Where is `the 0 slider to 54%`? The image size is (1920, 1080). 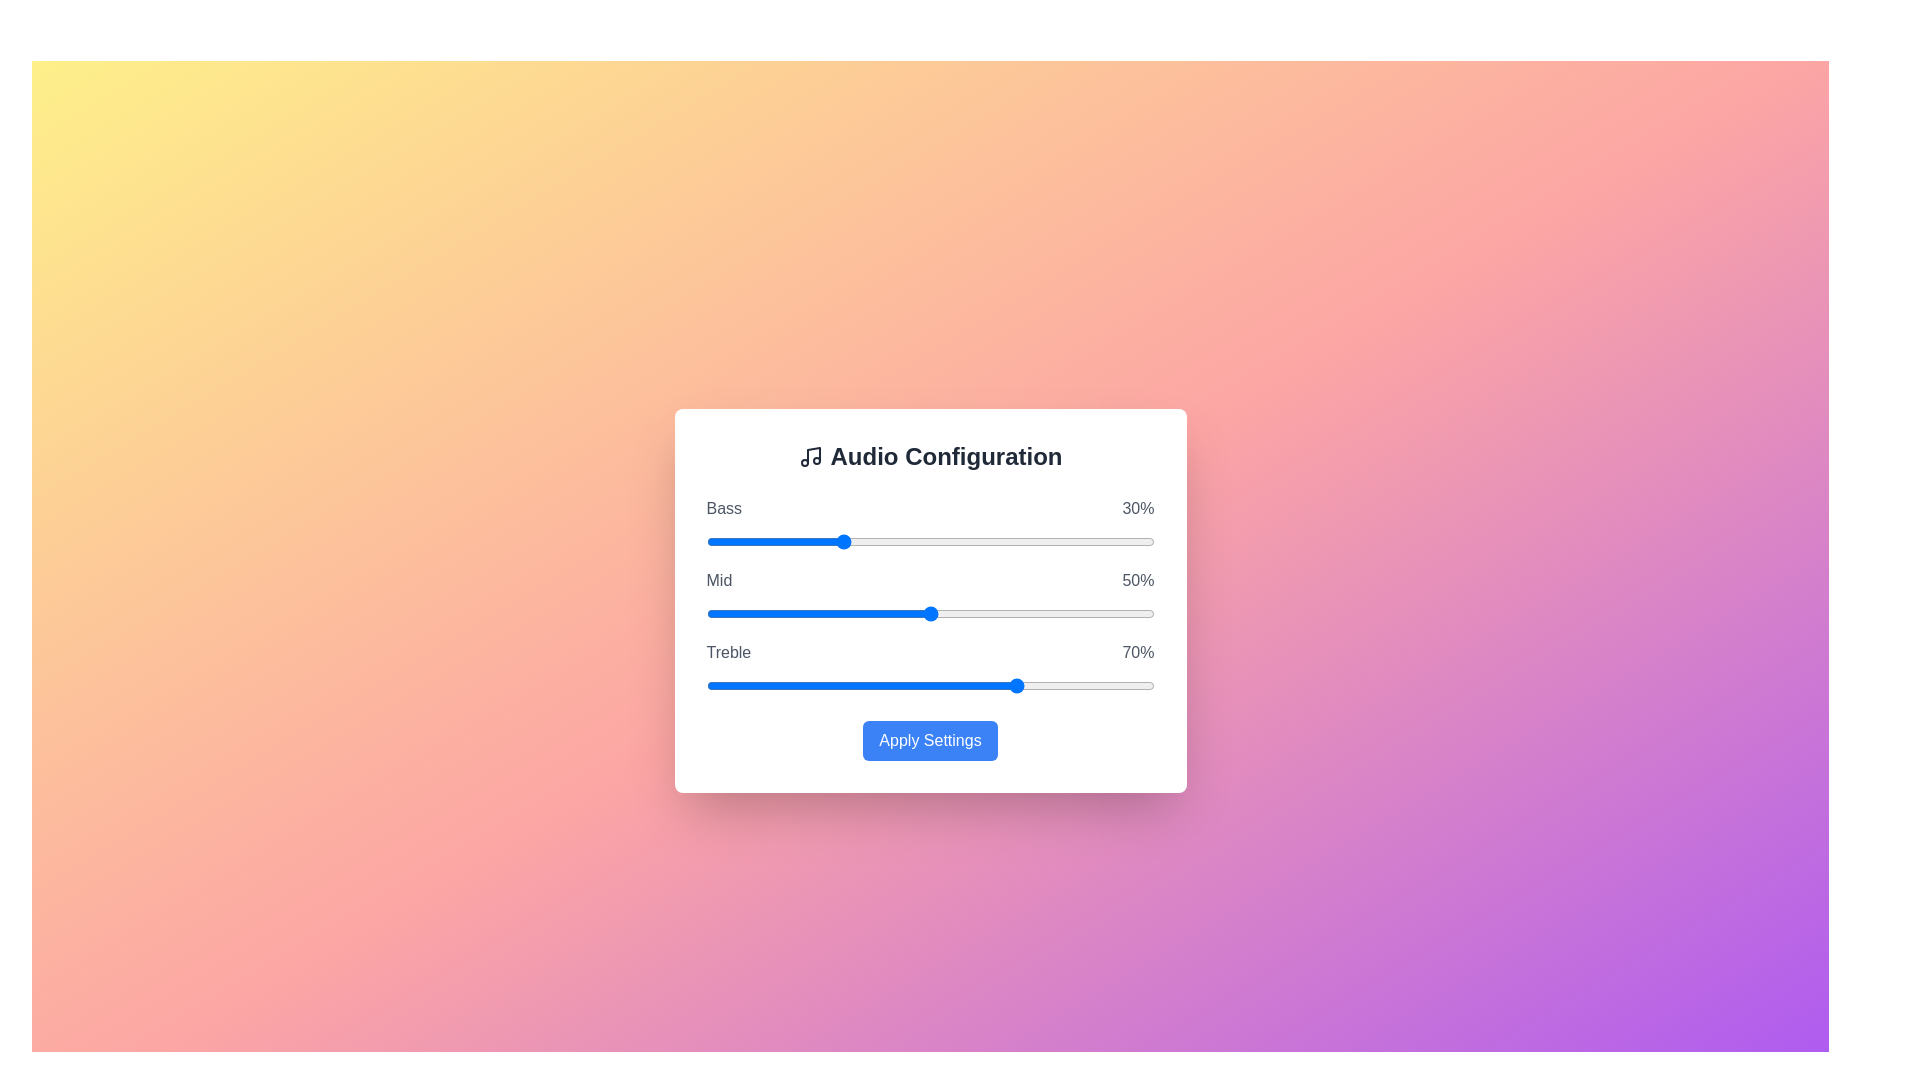 the 0 slider to 54% is located at coordinates (1050, 542).